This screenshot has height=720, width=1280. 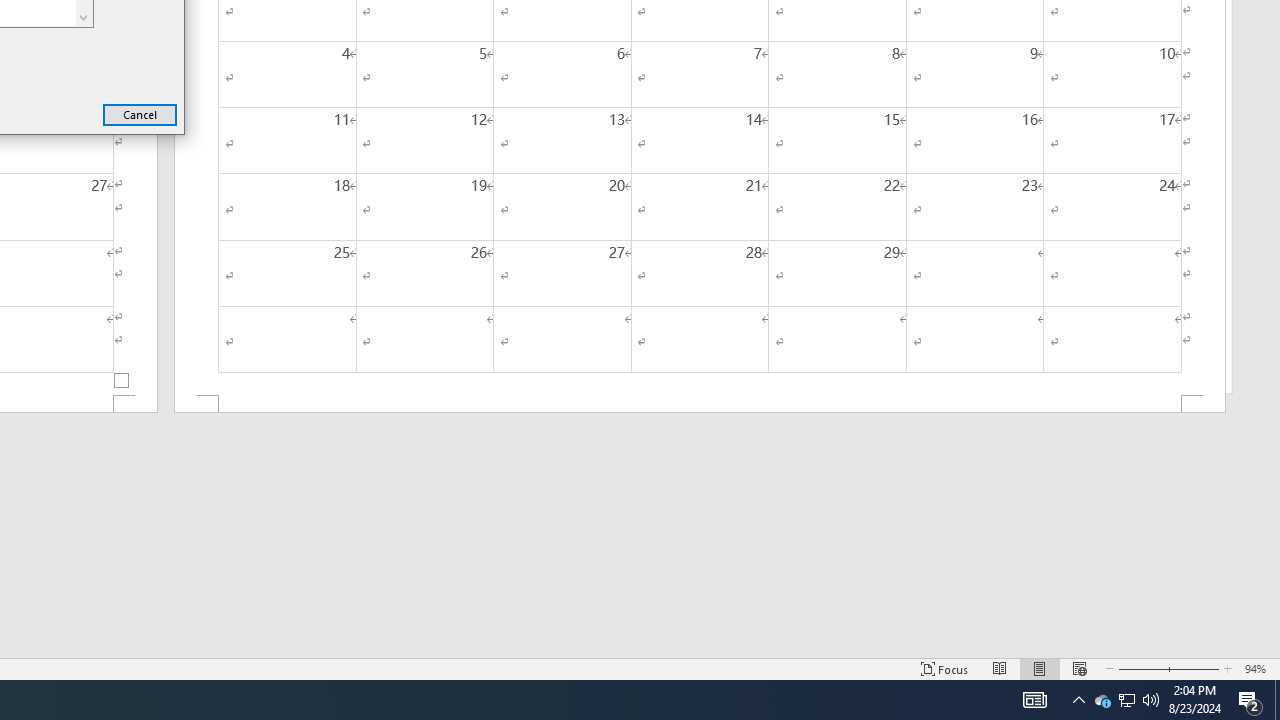 What do you see at coordinates (1250, 698) in the screenshot?
I see `'Action Center, 2 new notifications'` at bounding box center [1250, 698].